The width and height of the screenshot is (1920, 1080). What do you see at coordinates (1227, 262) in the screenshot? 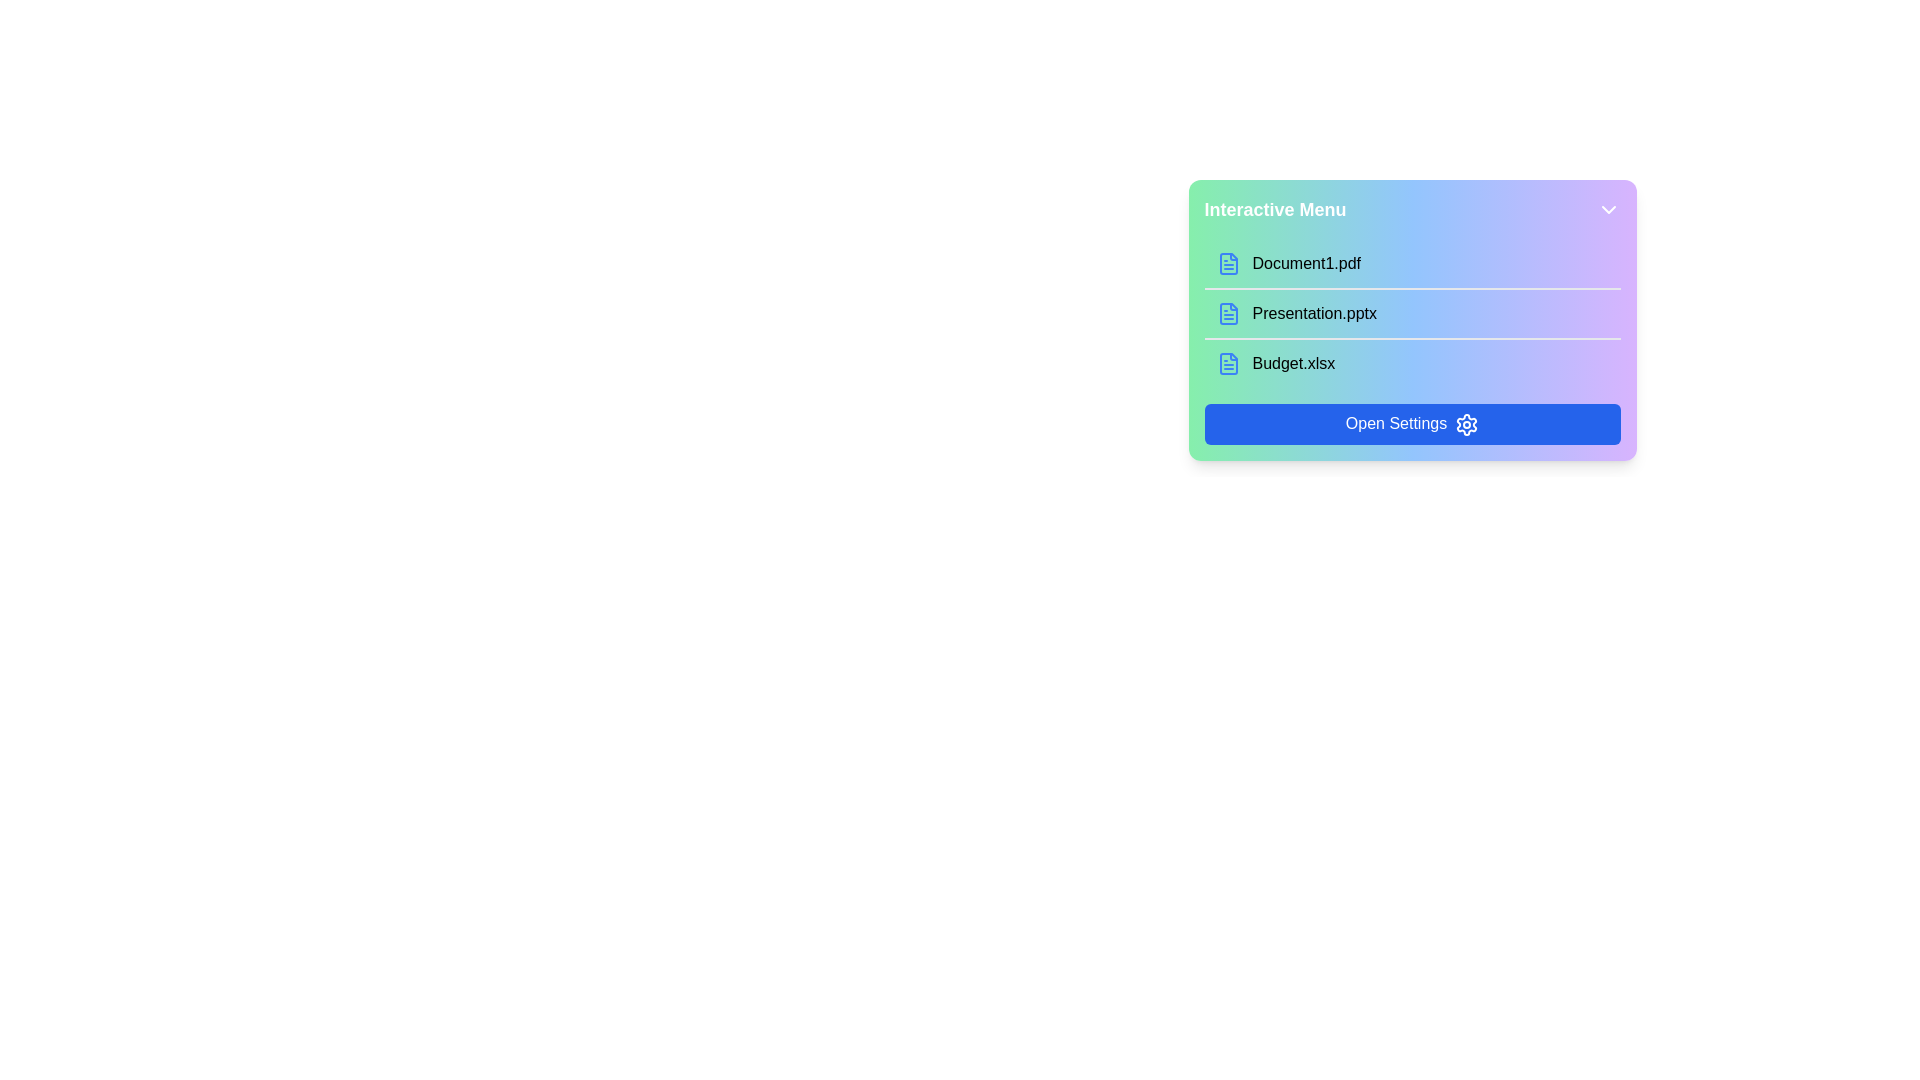
I see `the blue document icon, which is the first icon in the interactive menu, to interact with it` at bounding box center [1227, 262].